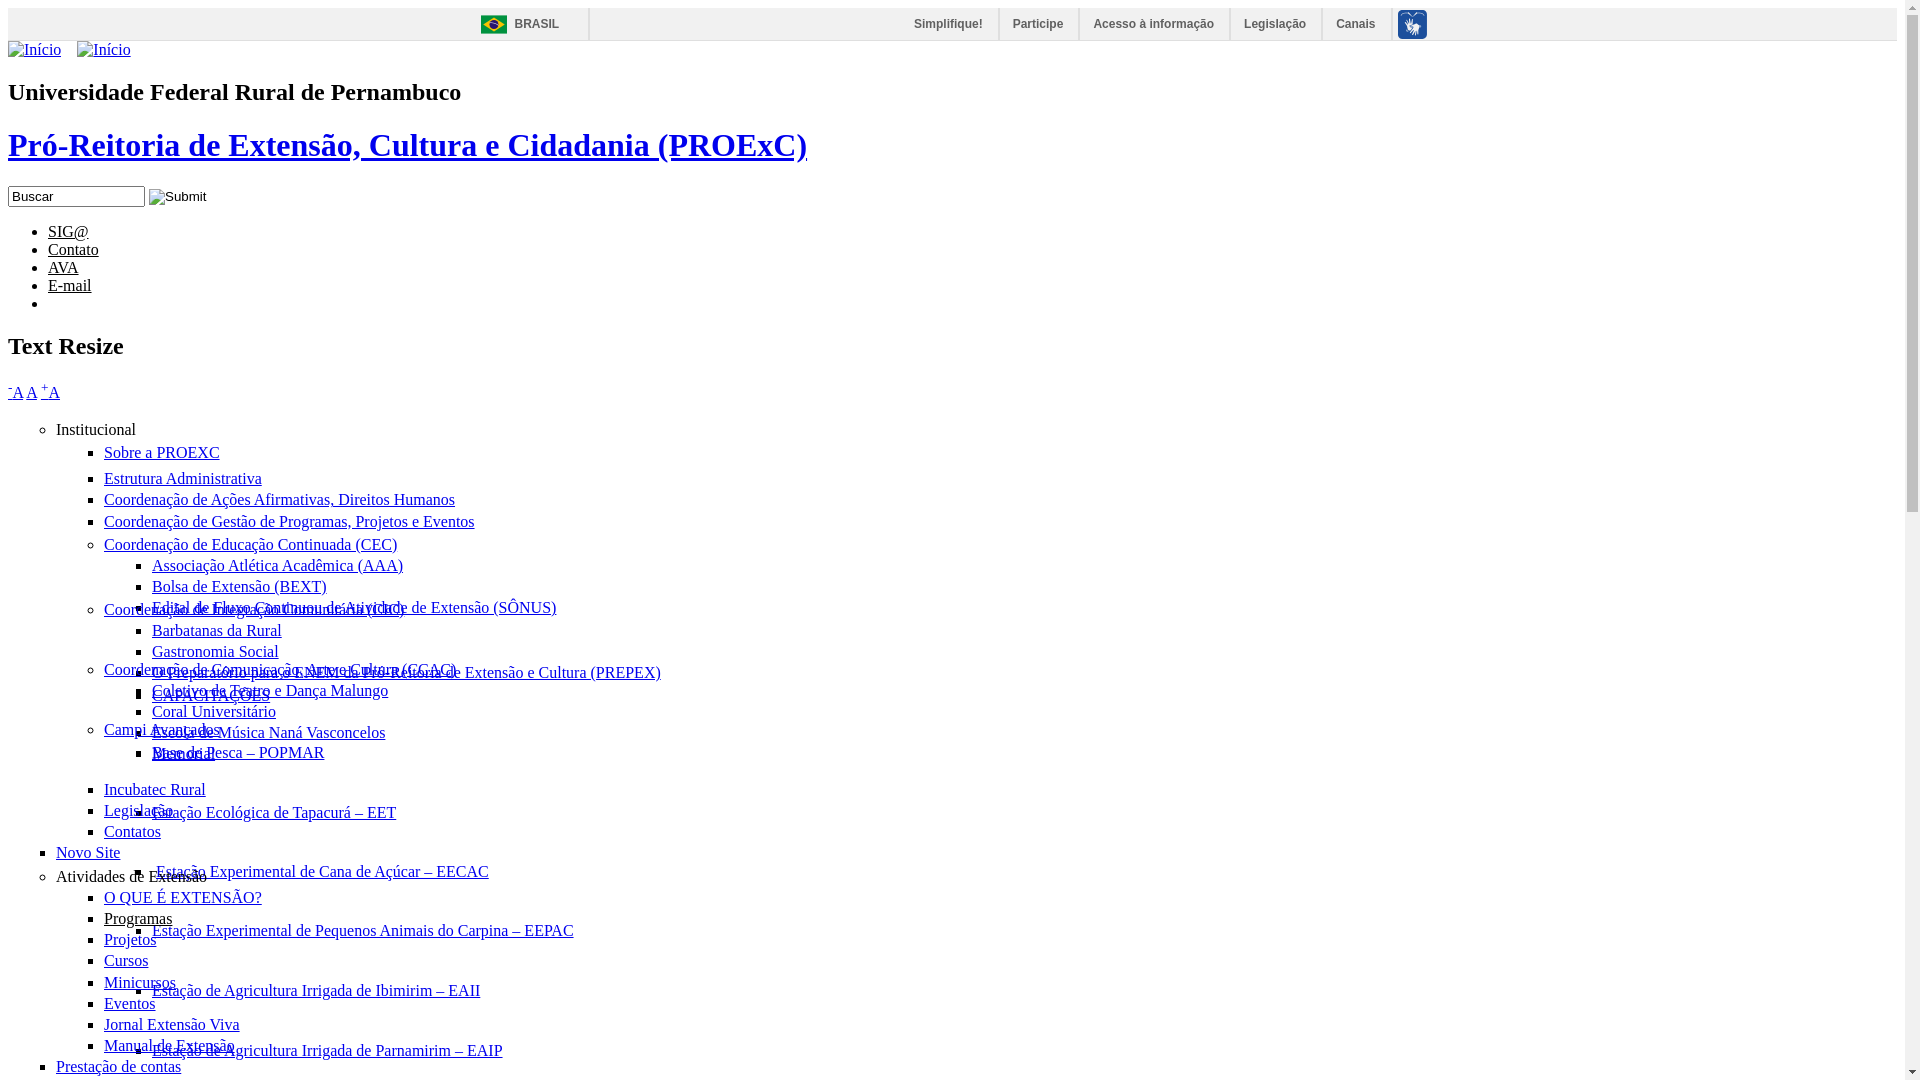  I want to click on 'Contato', so click(73, 248).